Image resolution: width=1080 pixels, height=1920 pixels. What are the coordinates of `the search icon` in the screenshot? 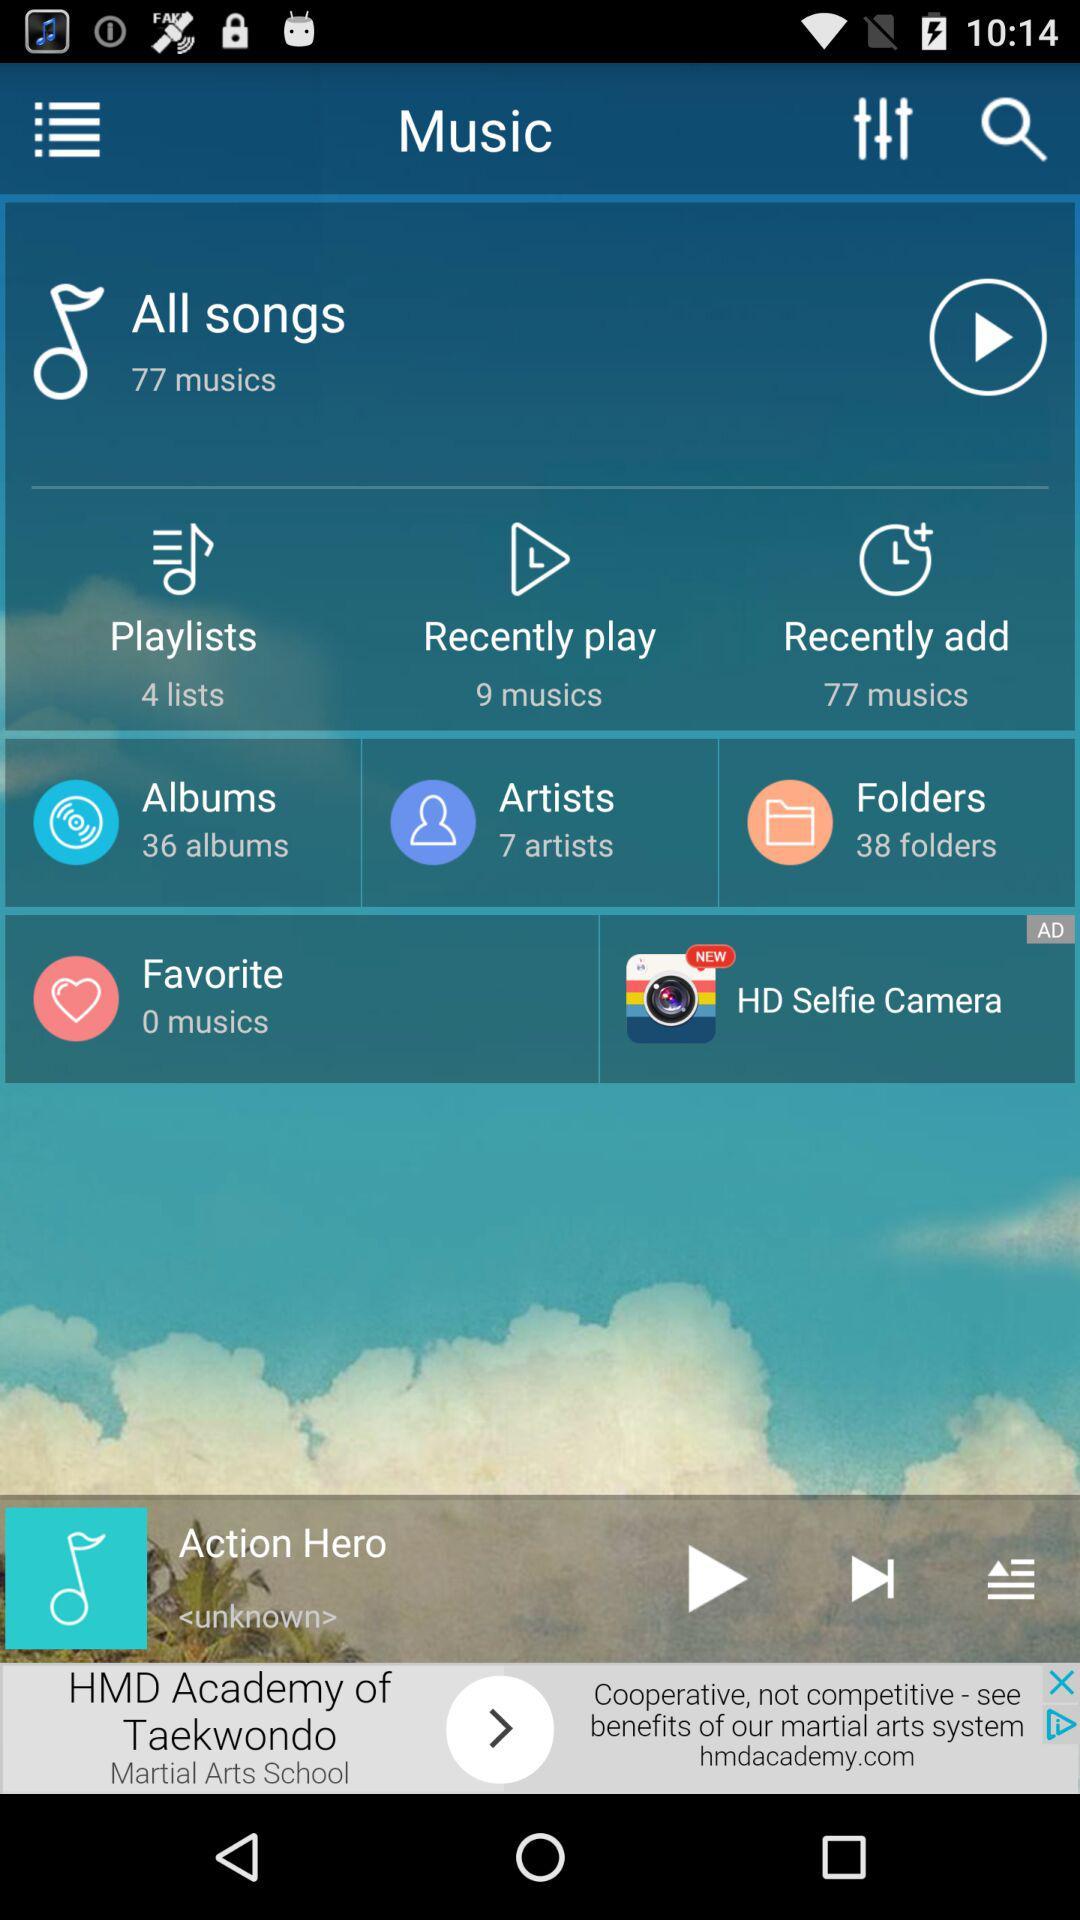 It's located at (1014, 136).